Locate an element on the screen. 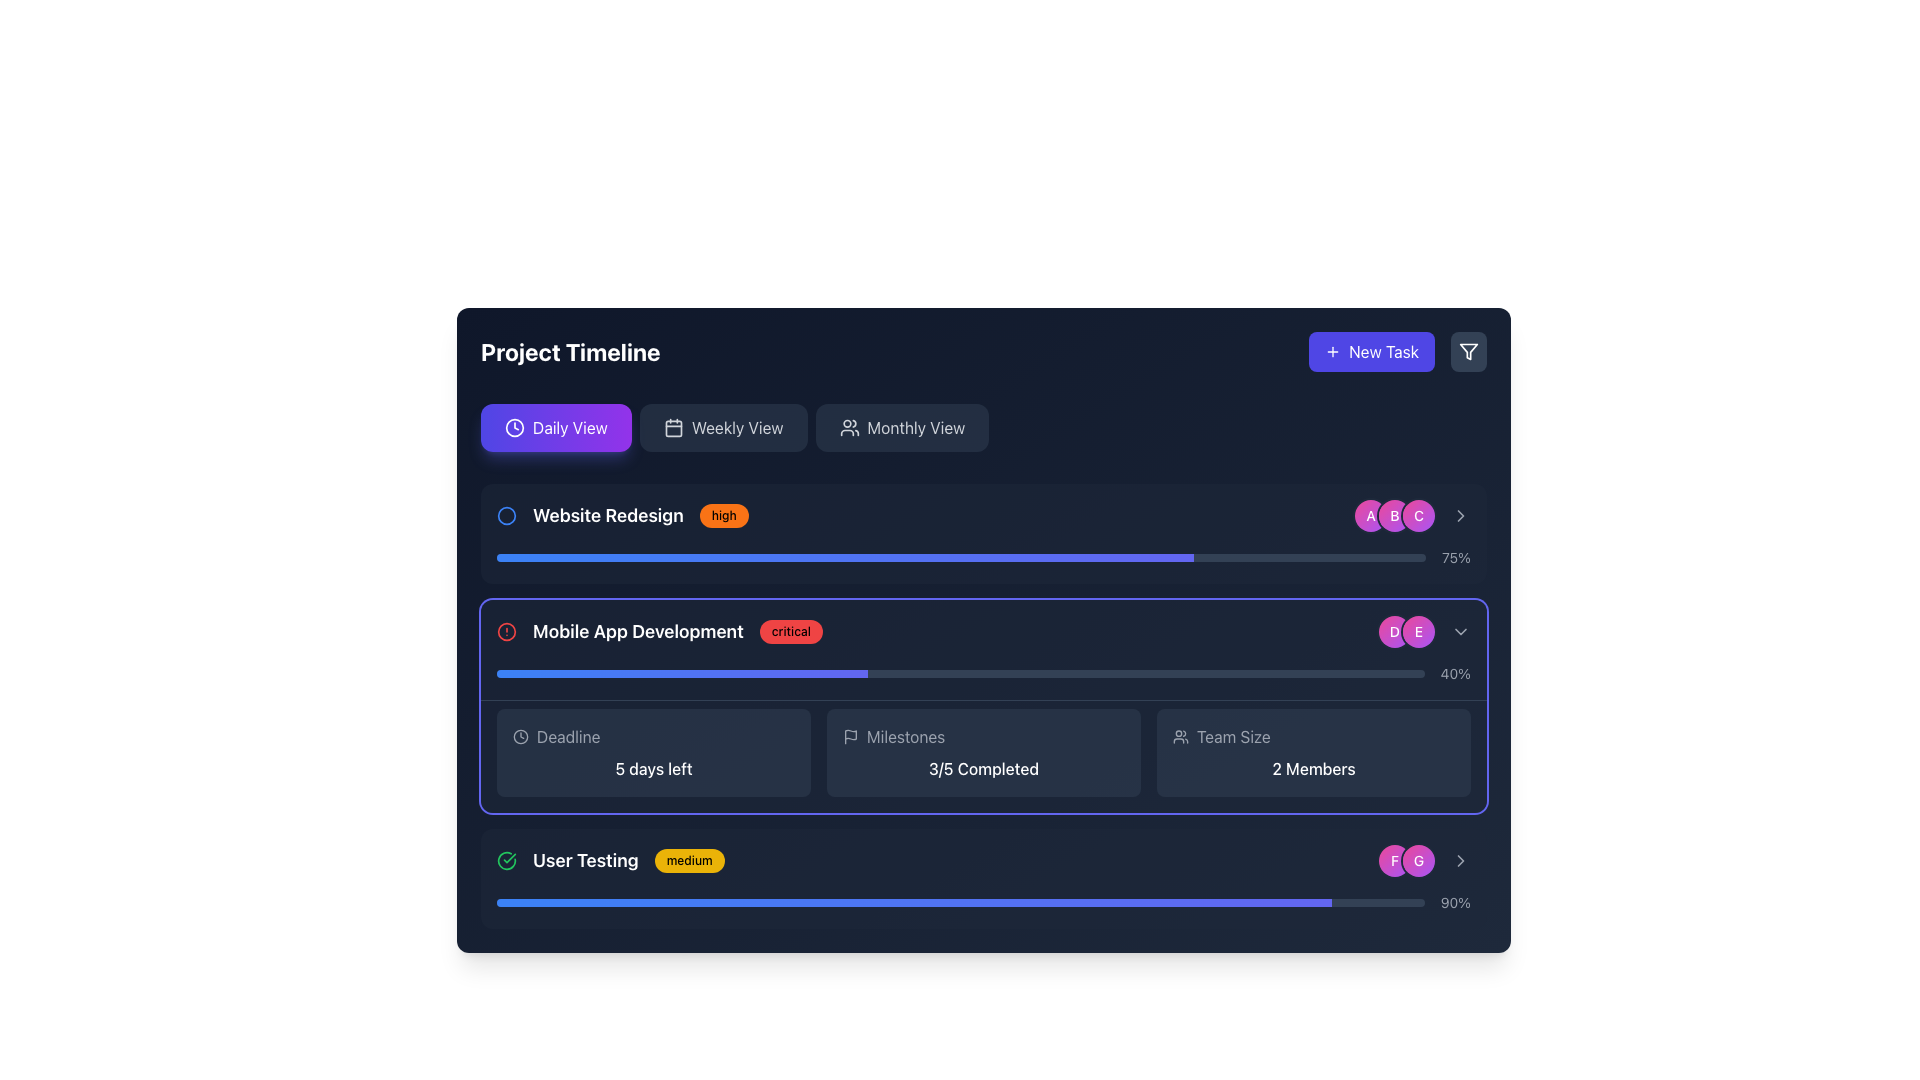 The width and height of the screenshot is (1920, 1080). the circular avatar with a gradient background transitioning from pink to purple, containing the white letter 'F', positioned to the left of the 'G' icon in the 'User Testing' section is located at coordinates (1394, 859).